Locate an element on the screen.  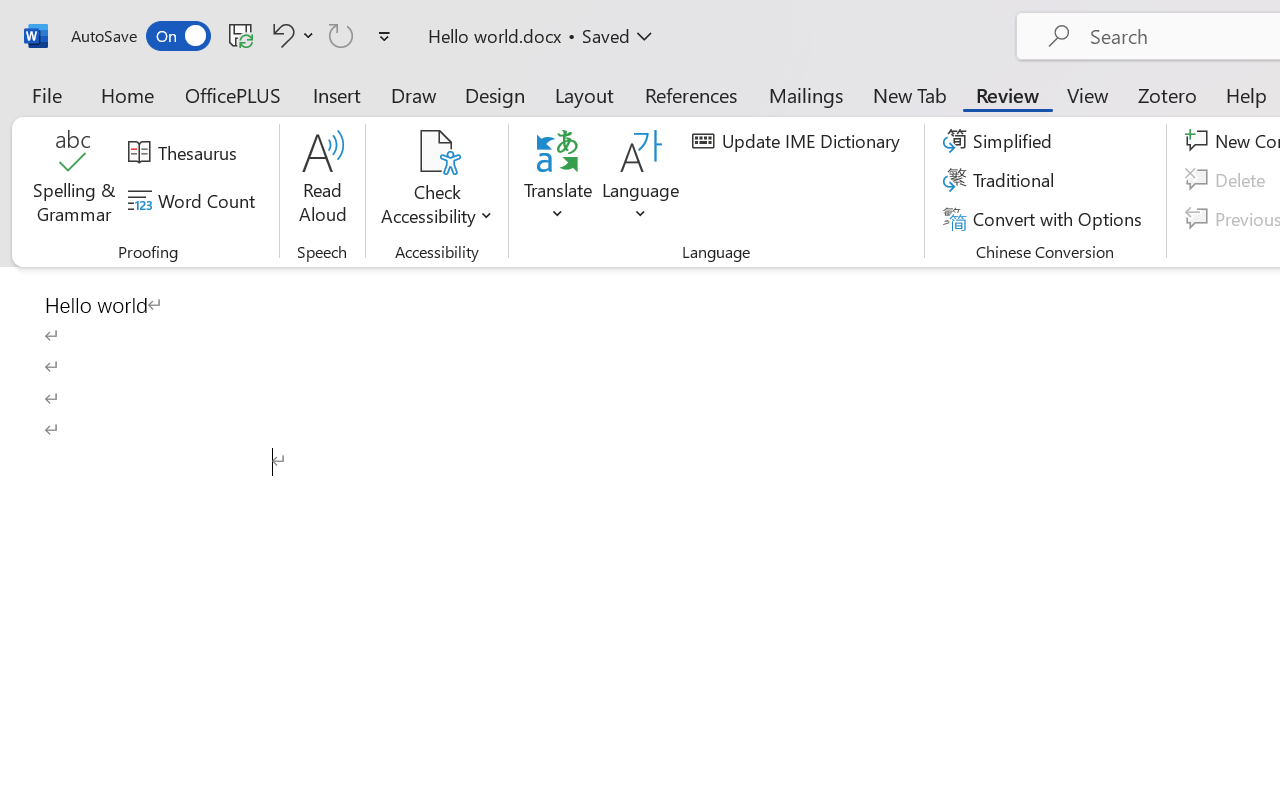
'Word Count' is located at coordinates (194, 201).